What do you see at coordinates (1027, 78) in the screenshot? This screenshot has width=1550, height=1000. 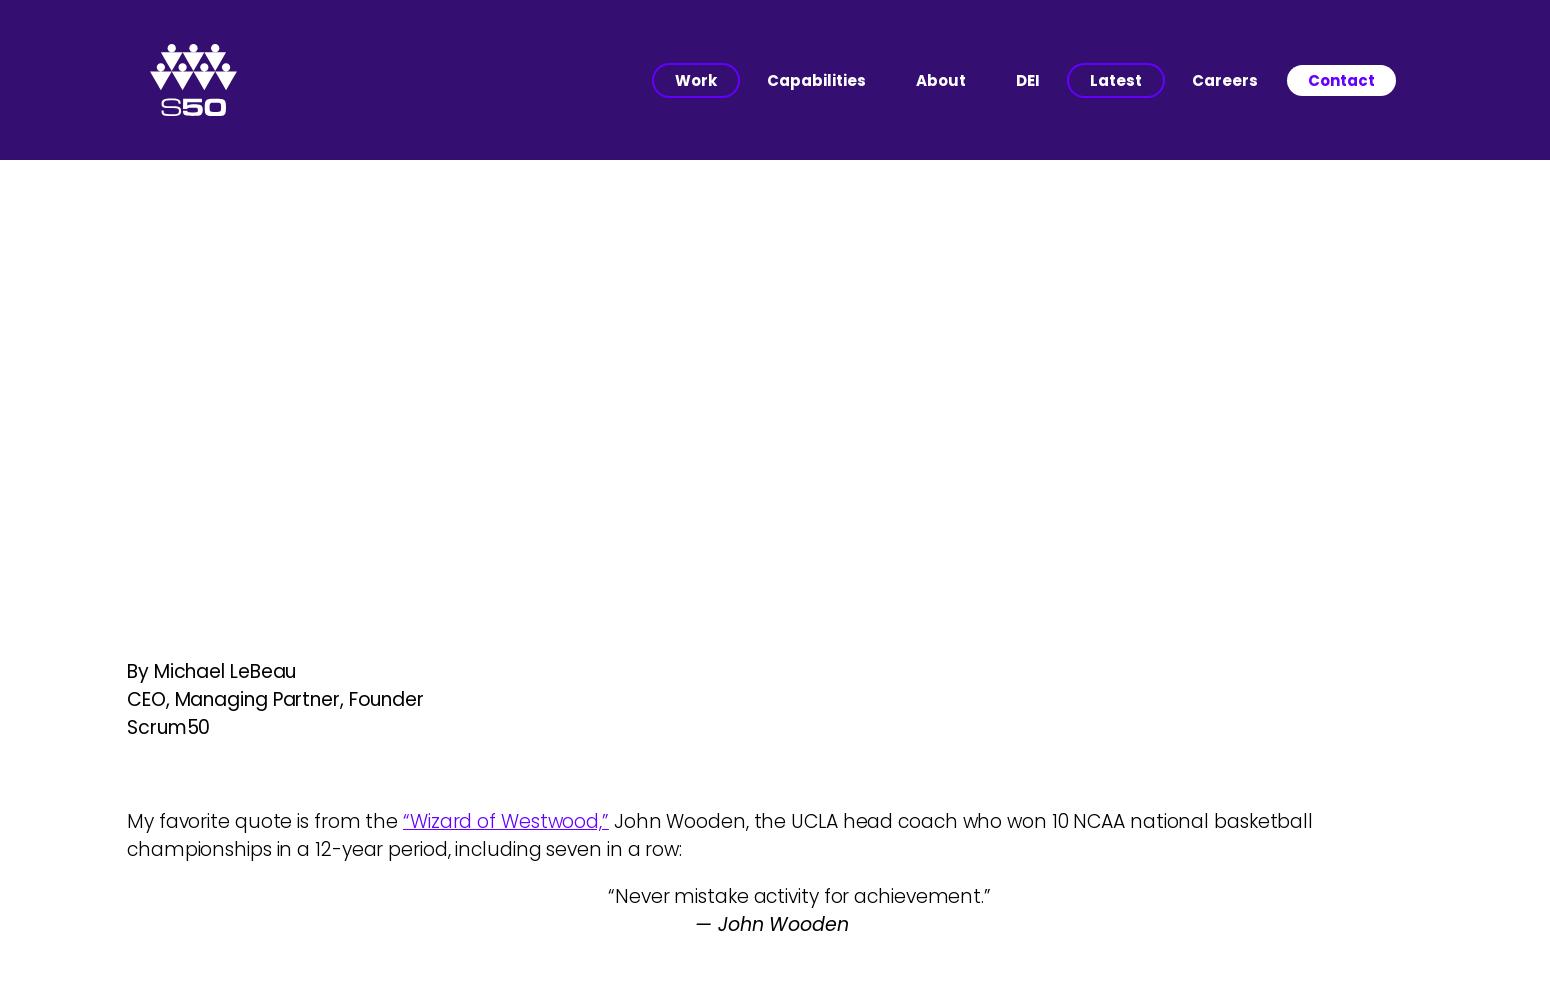 I see `'DEI'` at bounding box center [1027, 78].